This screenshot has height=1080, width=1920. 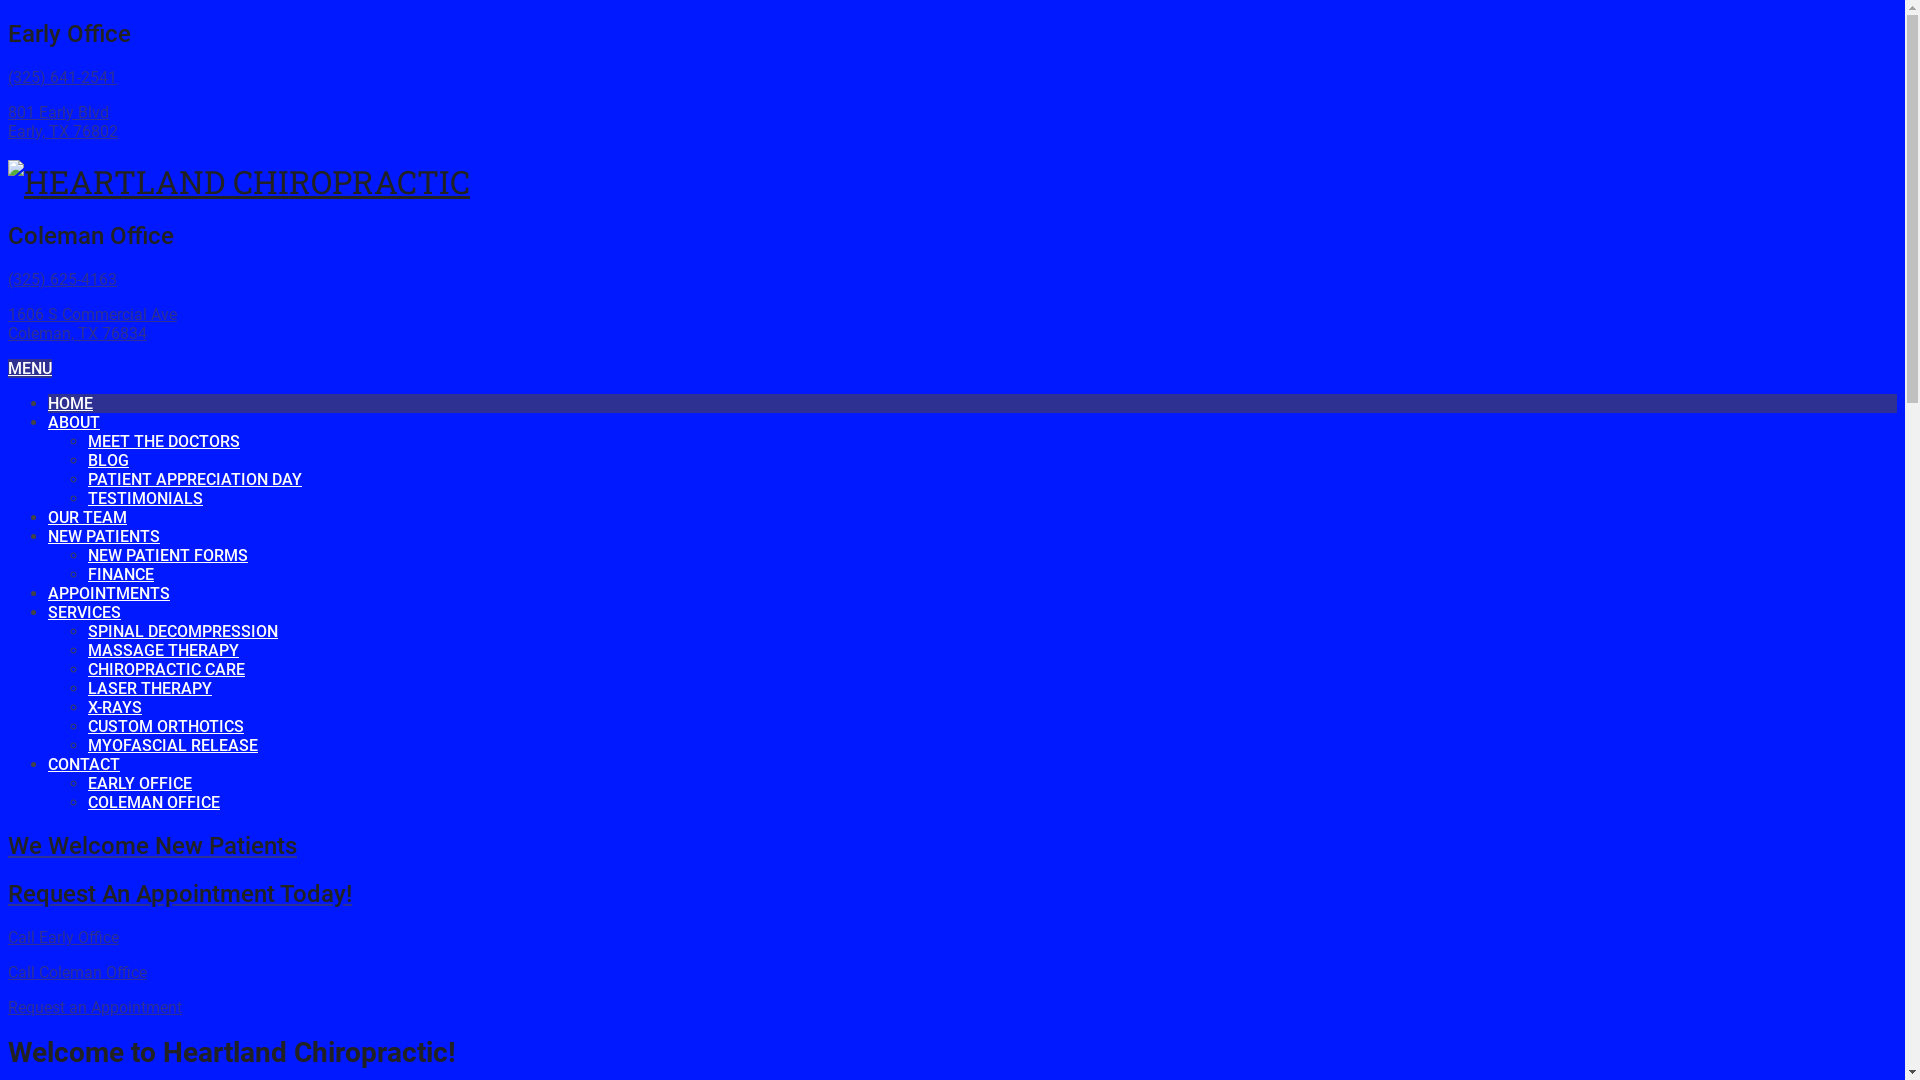 What do you see at coordinates (48, 764) in the screenshot?
I see `'CONTACT'` at bounding box center [48, 764].